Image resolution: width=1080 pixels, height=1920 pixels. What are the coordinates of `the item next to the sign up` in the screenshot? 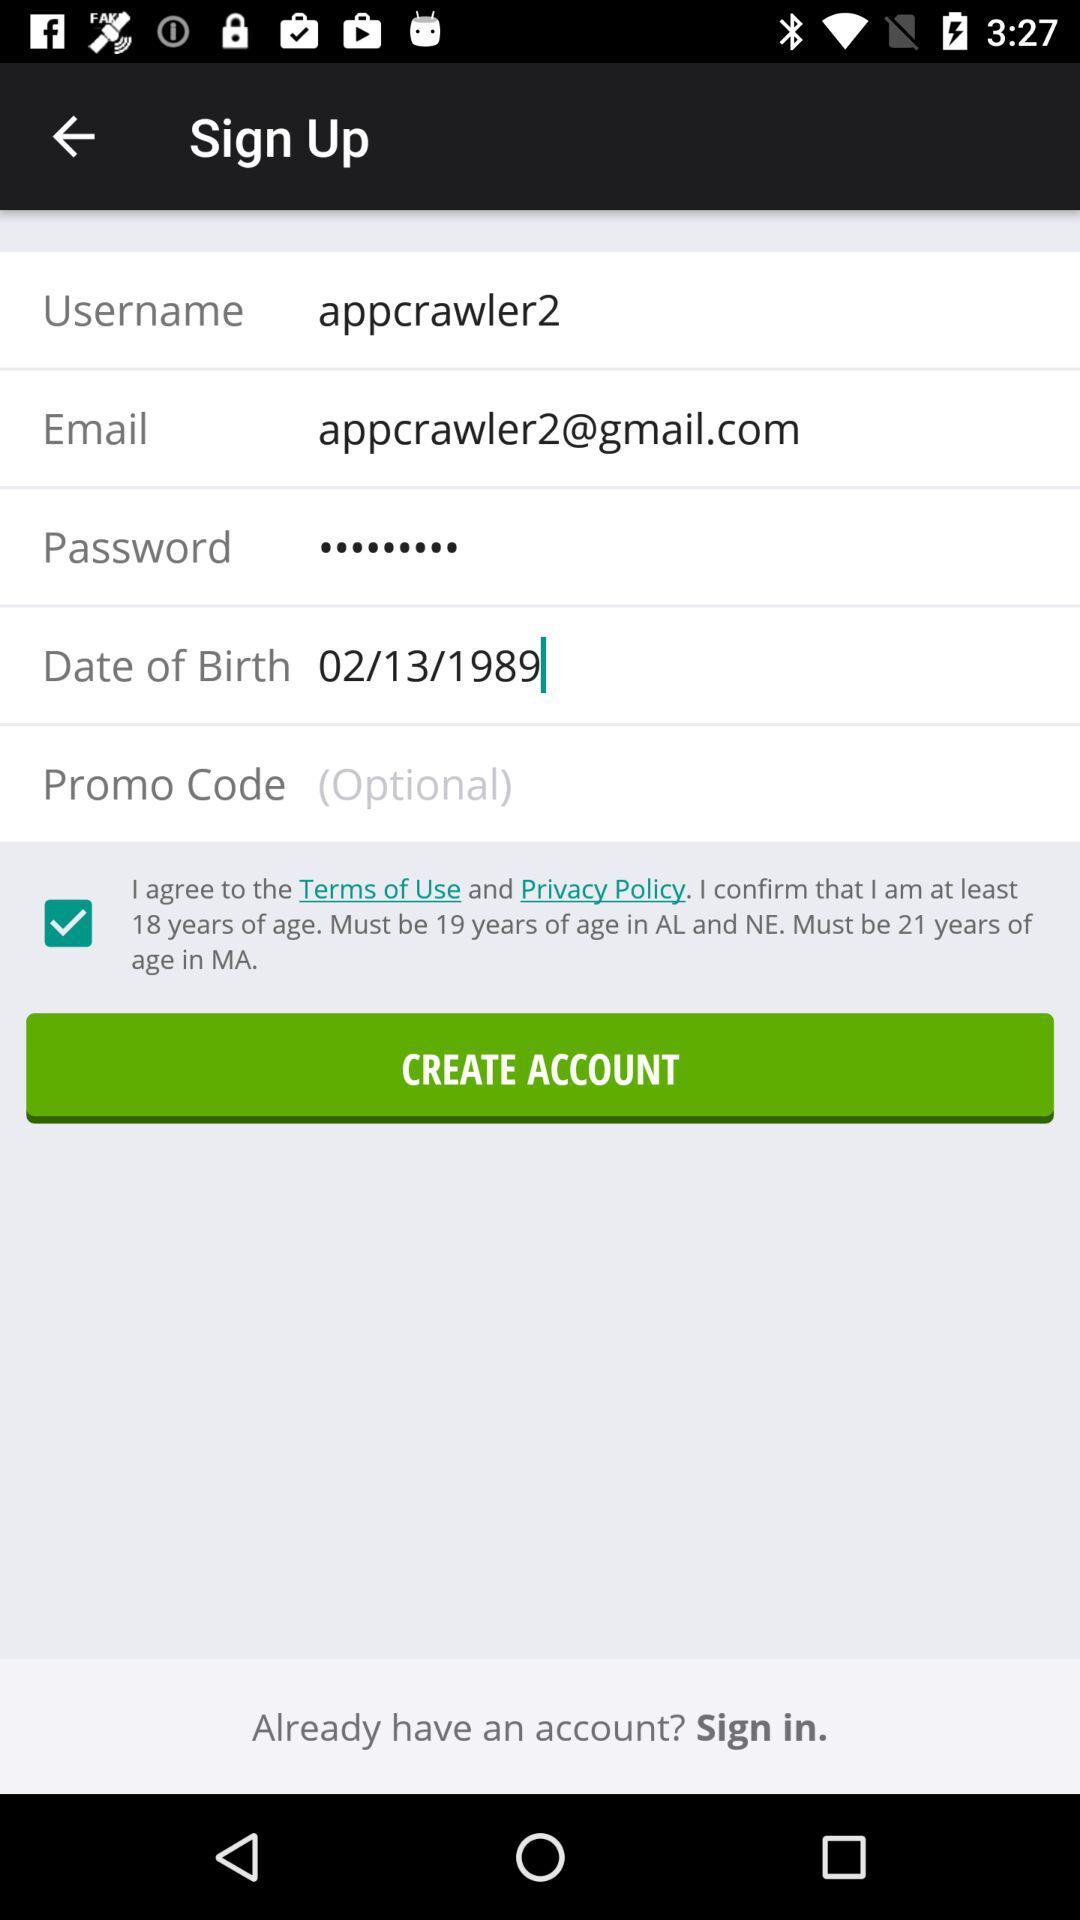 It's located at (72, 135).